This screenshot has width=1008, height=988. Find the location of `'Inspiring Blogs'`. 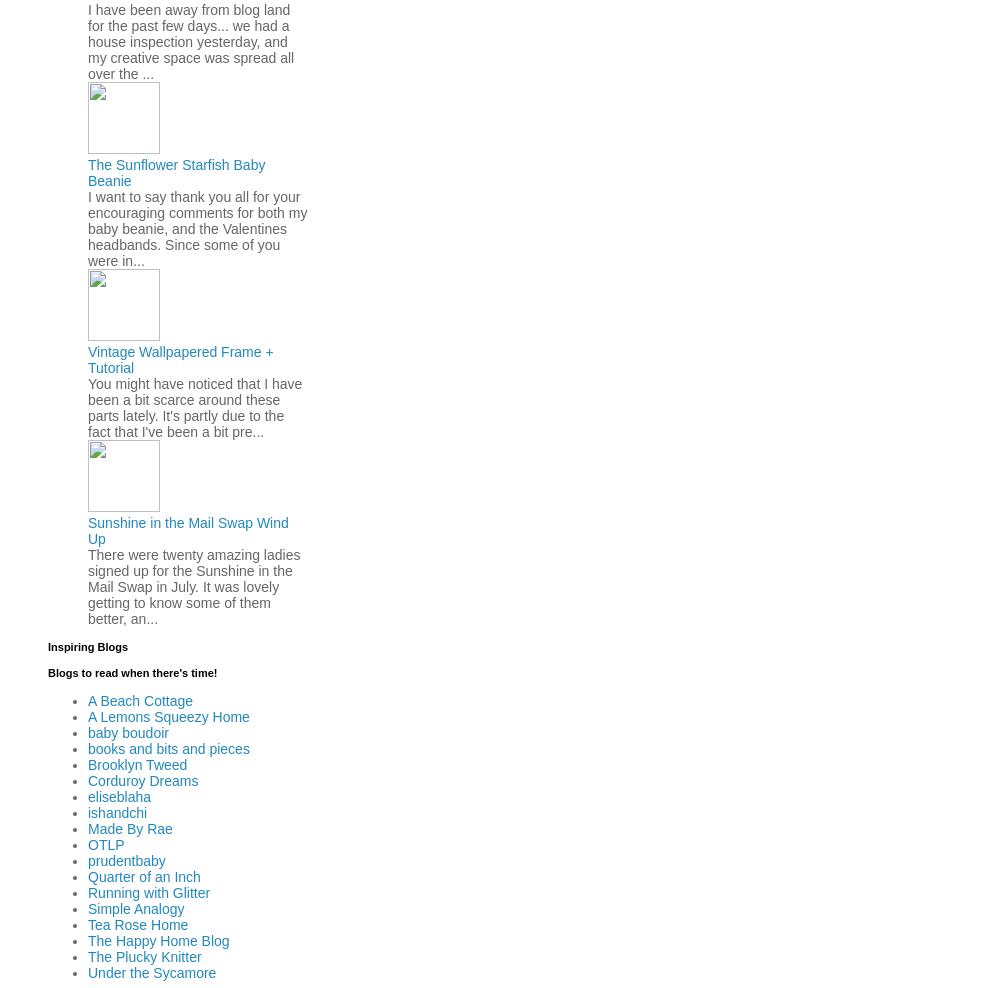

'Inspiring Blogs' is located at coordinates (47, 644).